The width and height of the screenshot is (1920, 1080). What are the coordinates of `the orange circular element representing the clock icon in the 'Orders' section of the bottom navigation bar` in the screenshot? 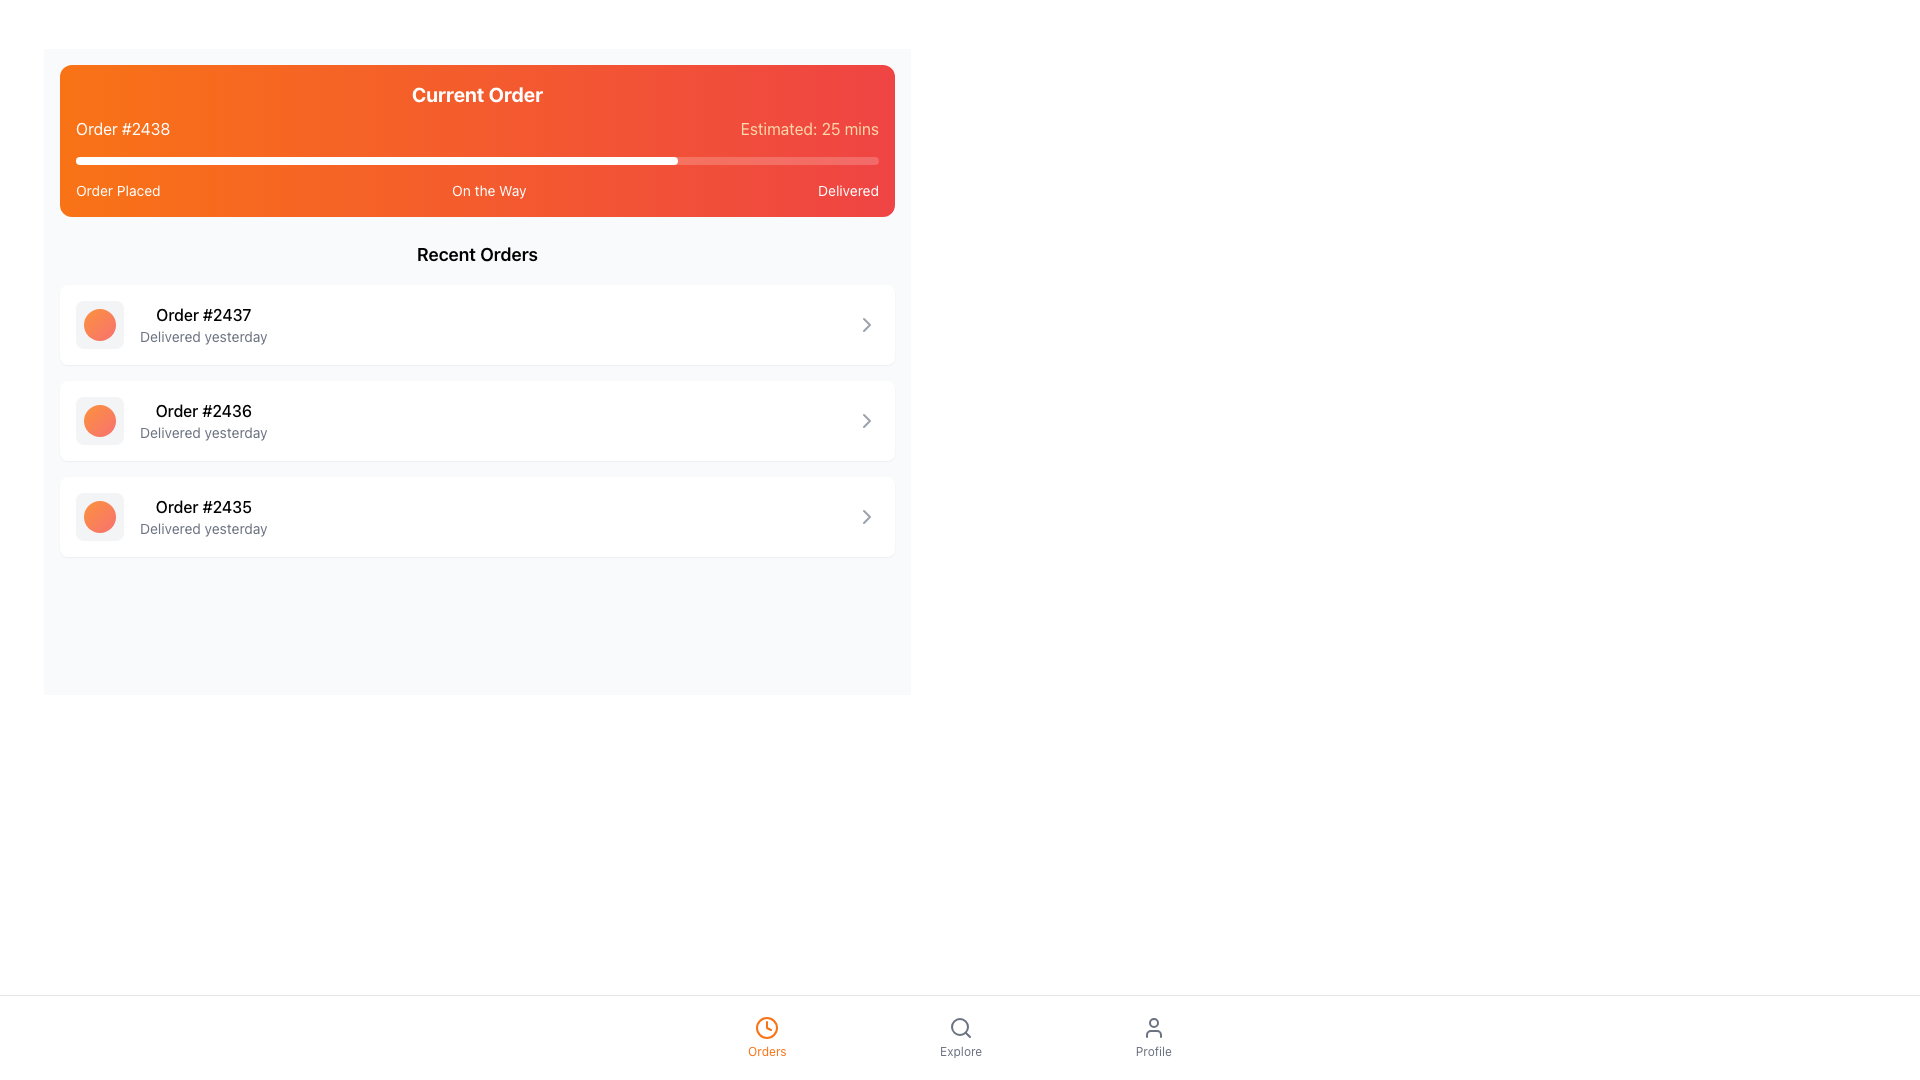 It's located at (766, 1028).